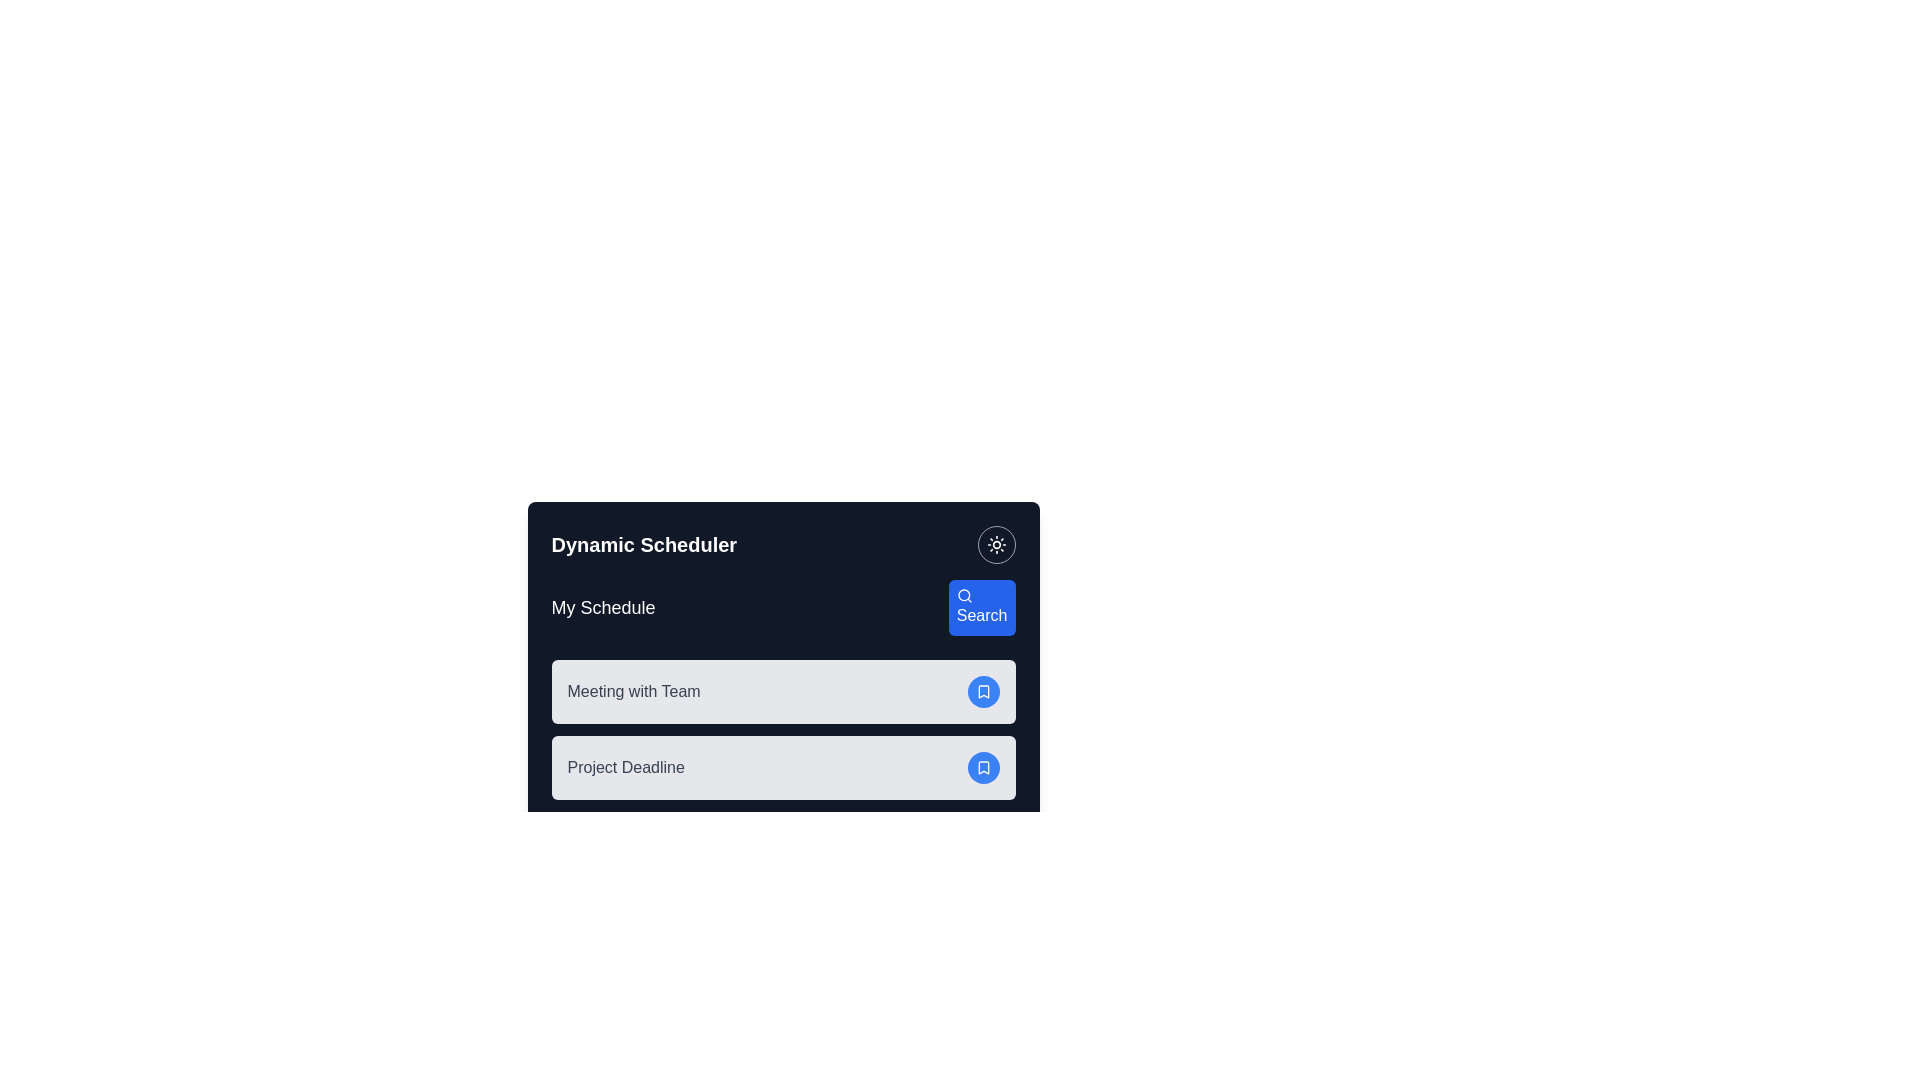  I want to click on the bookmarking button located at the right end of the 'Project Deadline' section, so click(983, 766).